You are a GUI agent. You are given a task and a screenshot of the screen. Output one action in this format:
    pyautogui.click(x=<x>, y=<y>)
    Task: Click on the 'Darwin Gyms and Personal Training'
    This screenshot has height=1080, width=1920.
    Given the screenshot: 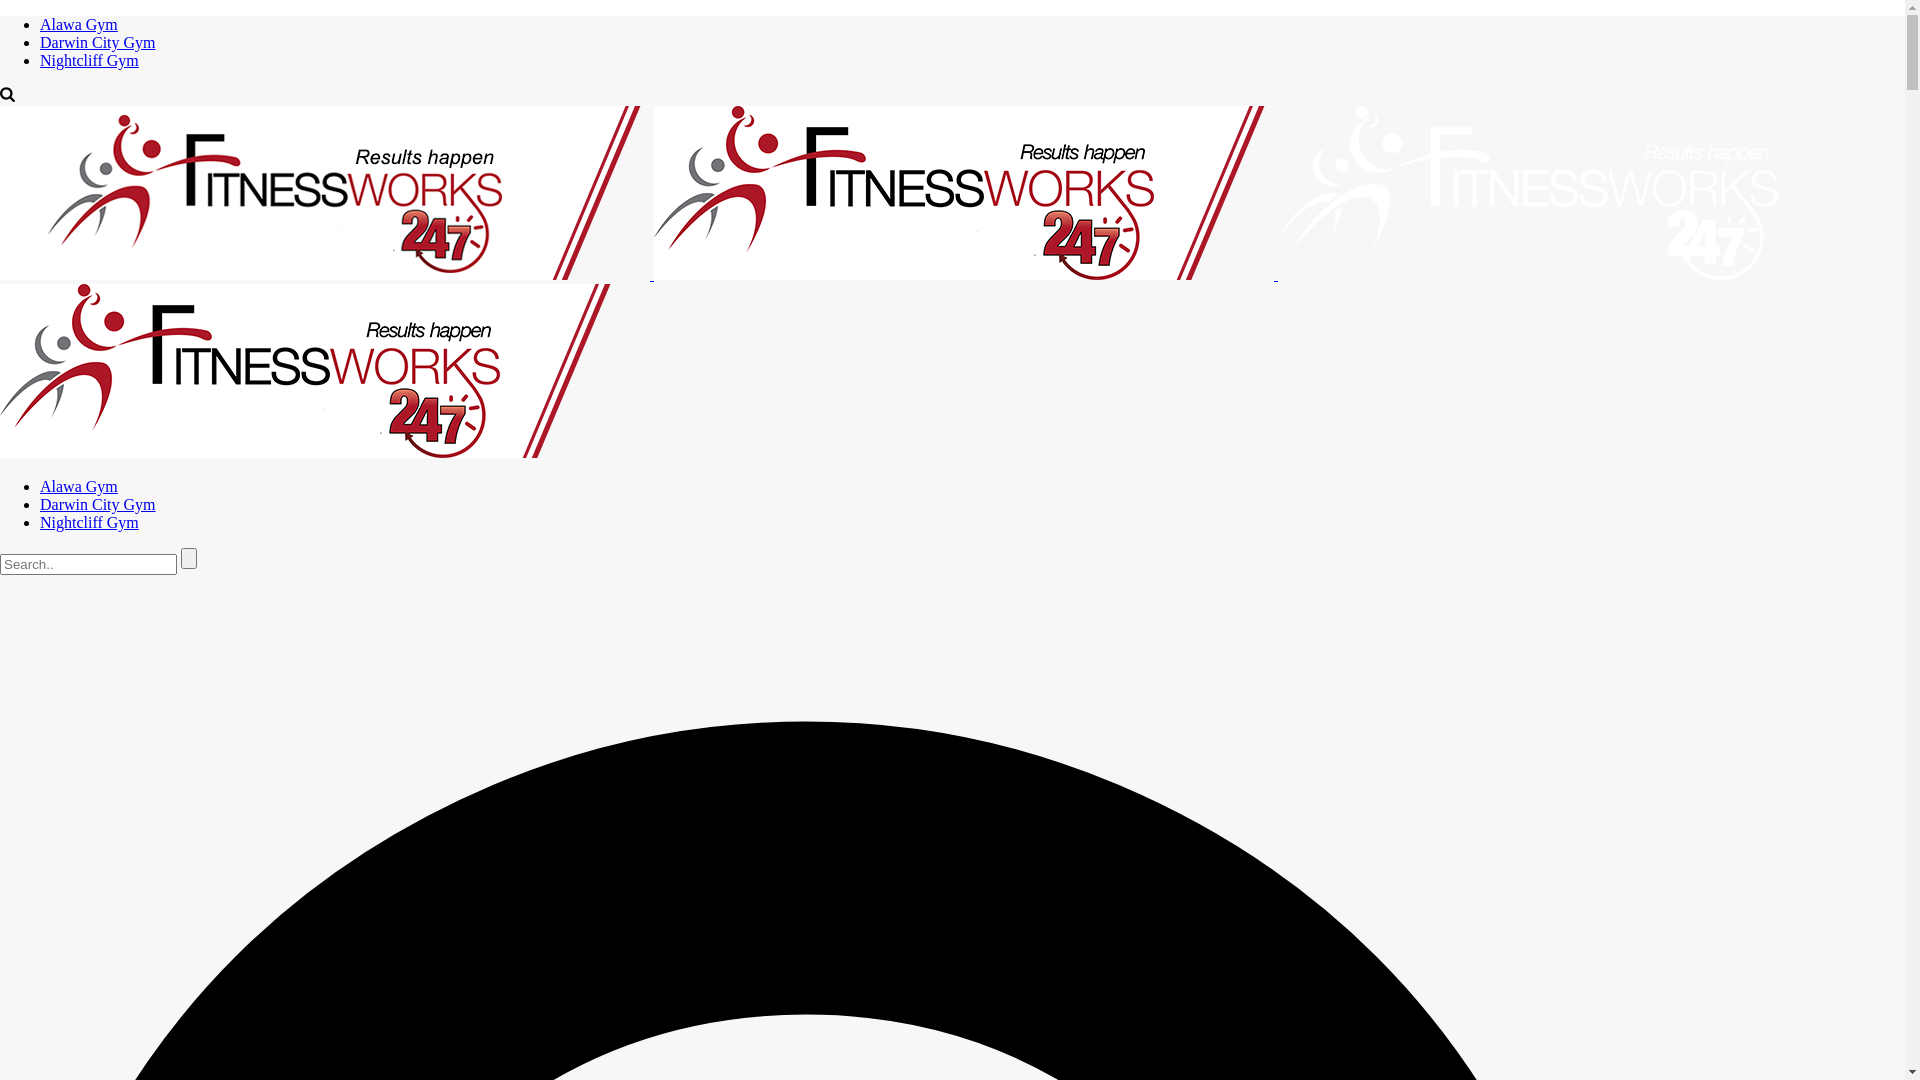 What is the action you would take?
    pyautogui.click(x=309, y=370)
    